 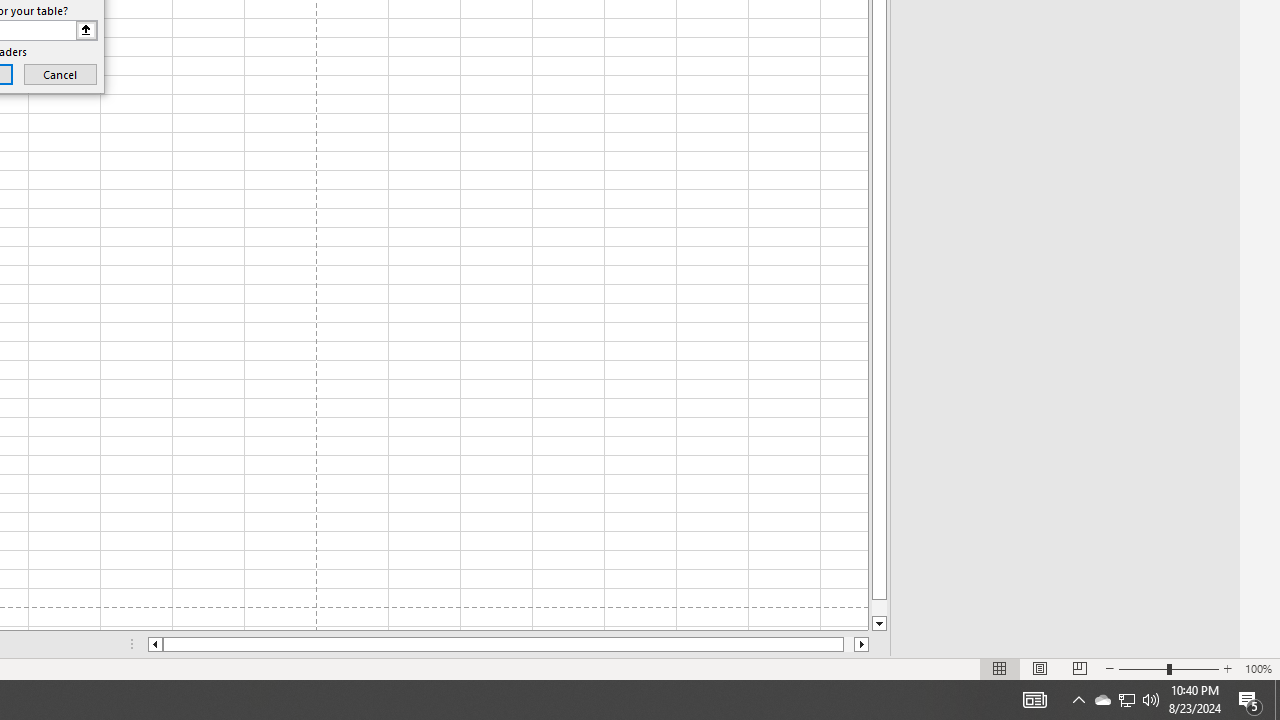 I want to click on 'Page Break Preview', so click(x=1078, y=669).